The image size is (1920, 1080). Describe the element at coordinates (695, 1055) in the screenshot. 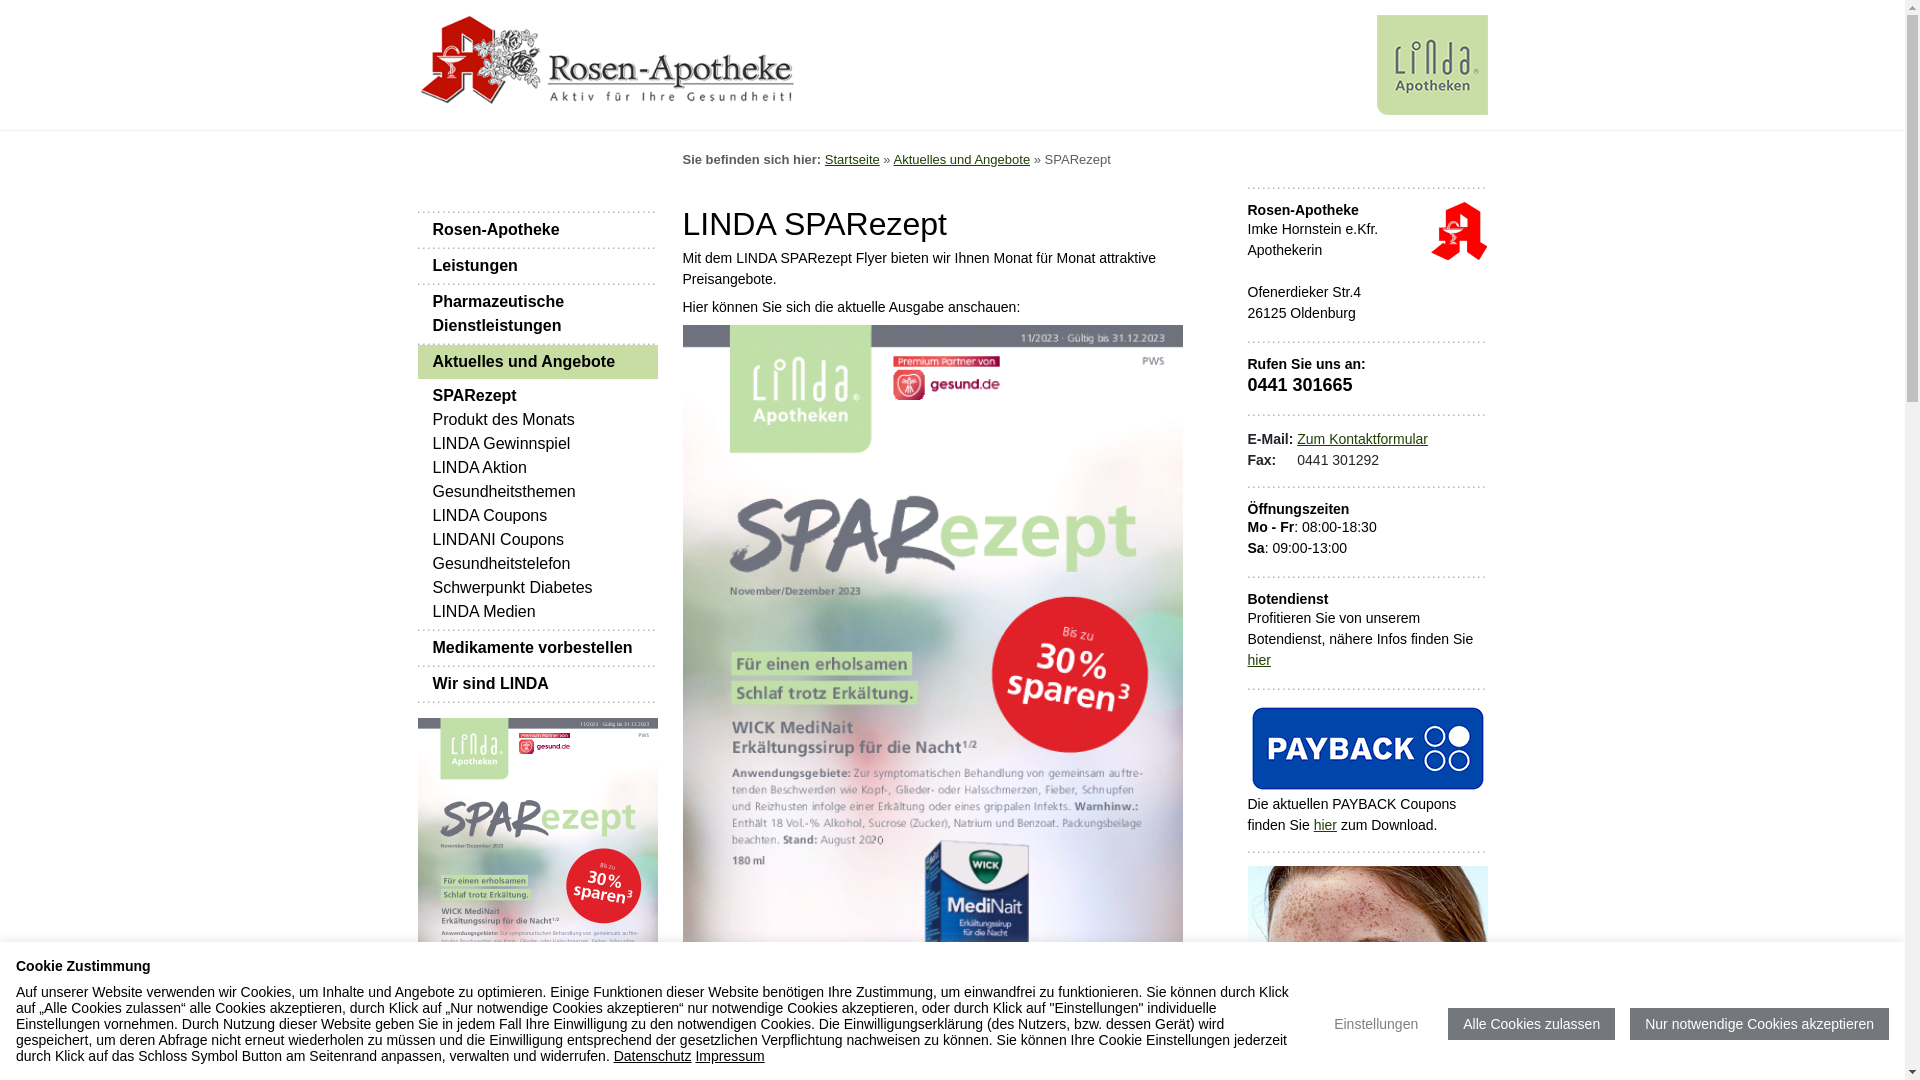

I see `'Impressum'` at that location.